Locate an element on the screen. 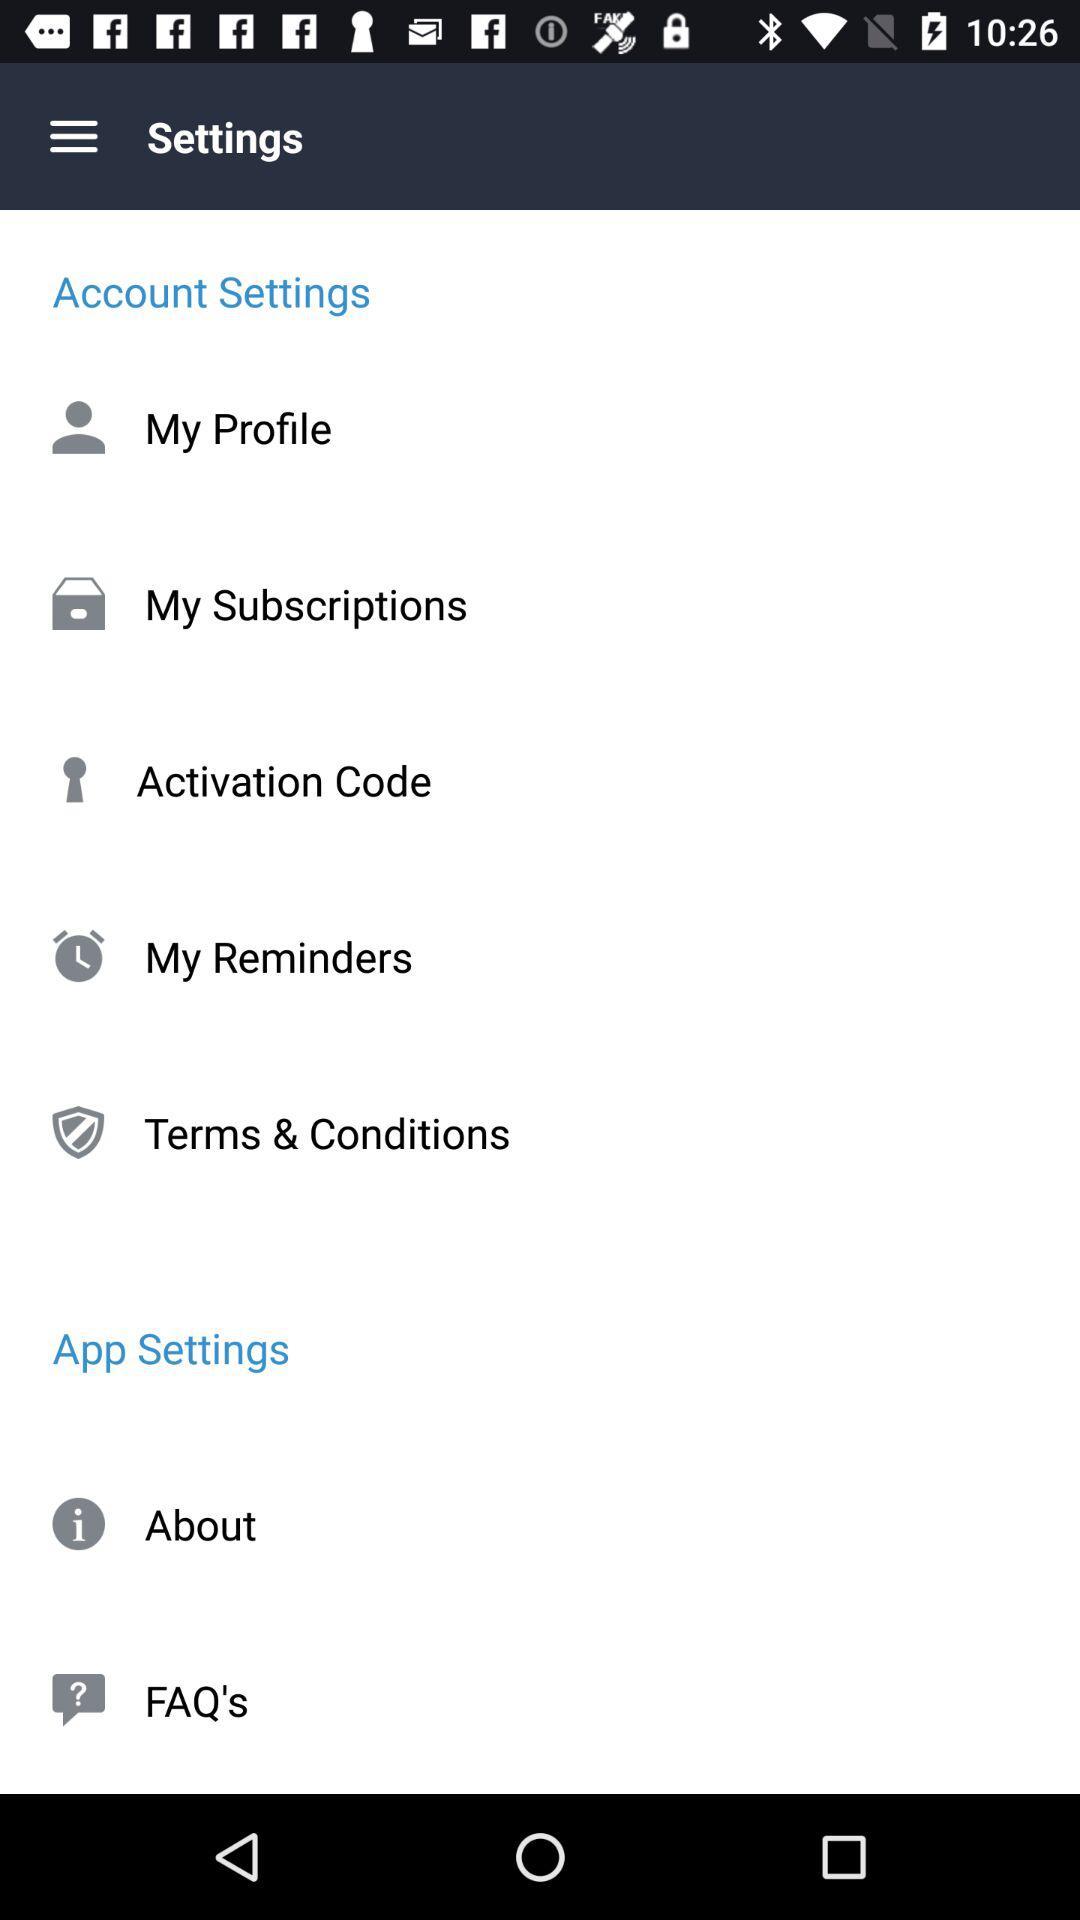 The width and height of the screenshot is (1080, 1920). the icon above my reminders icon is located at coordinates (540, 778).